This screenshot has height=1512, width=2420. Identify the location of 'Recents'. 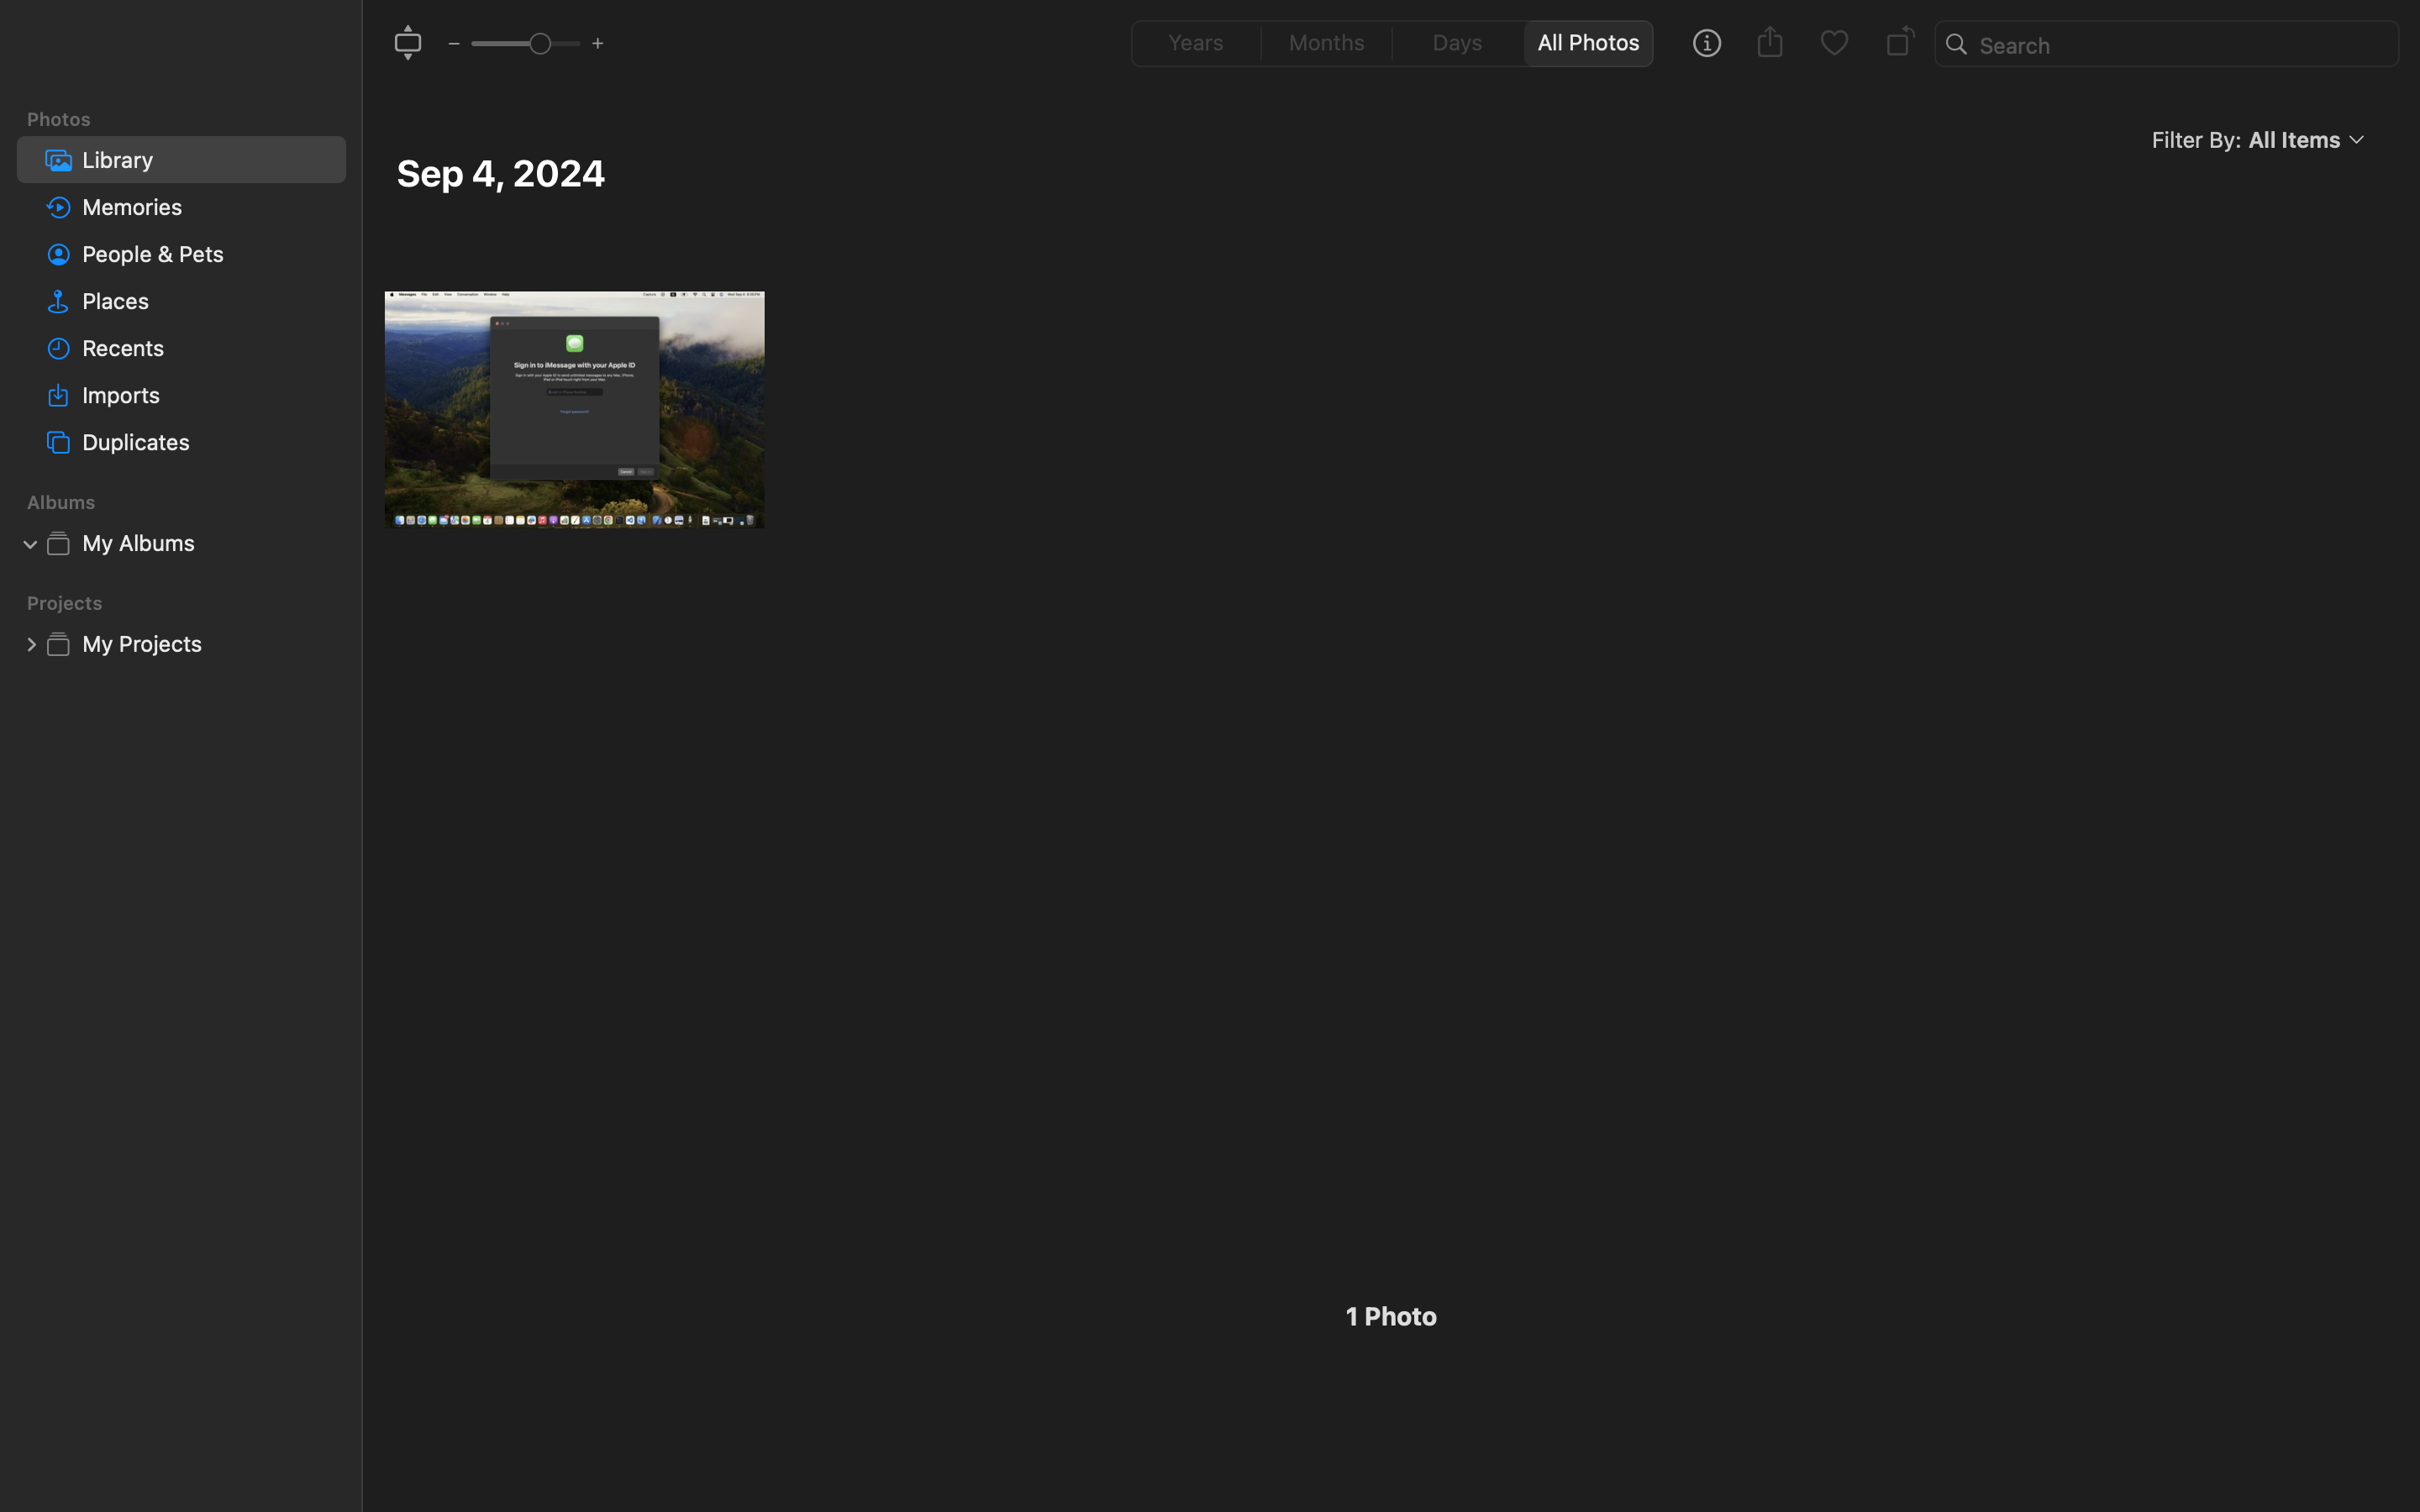
(208, 348).